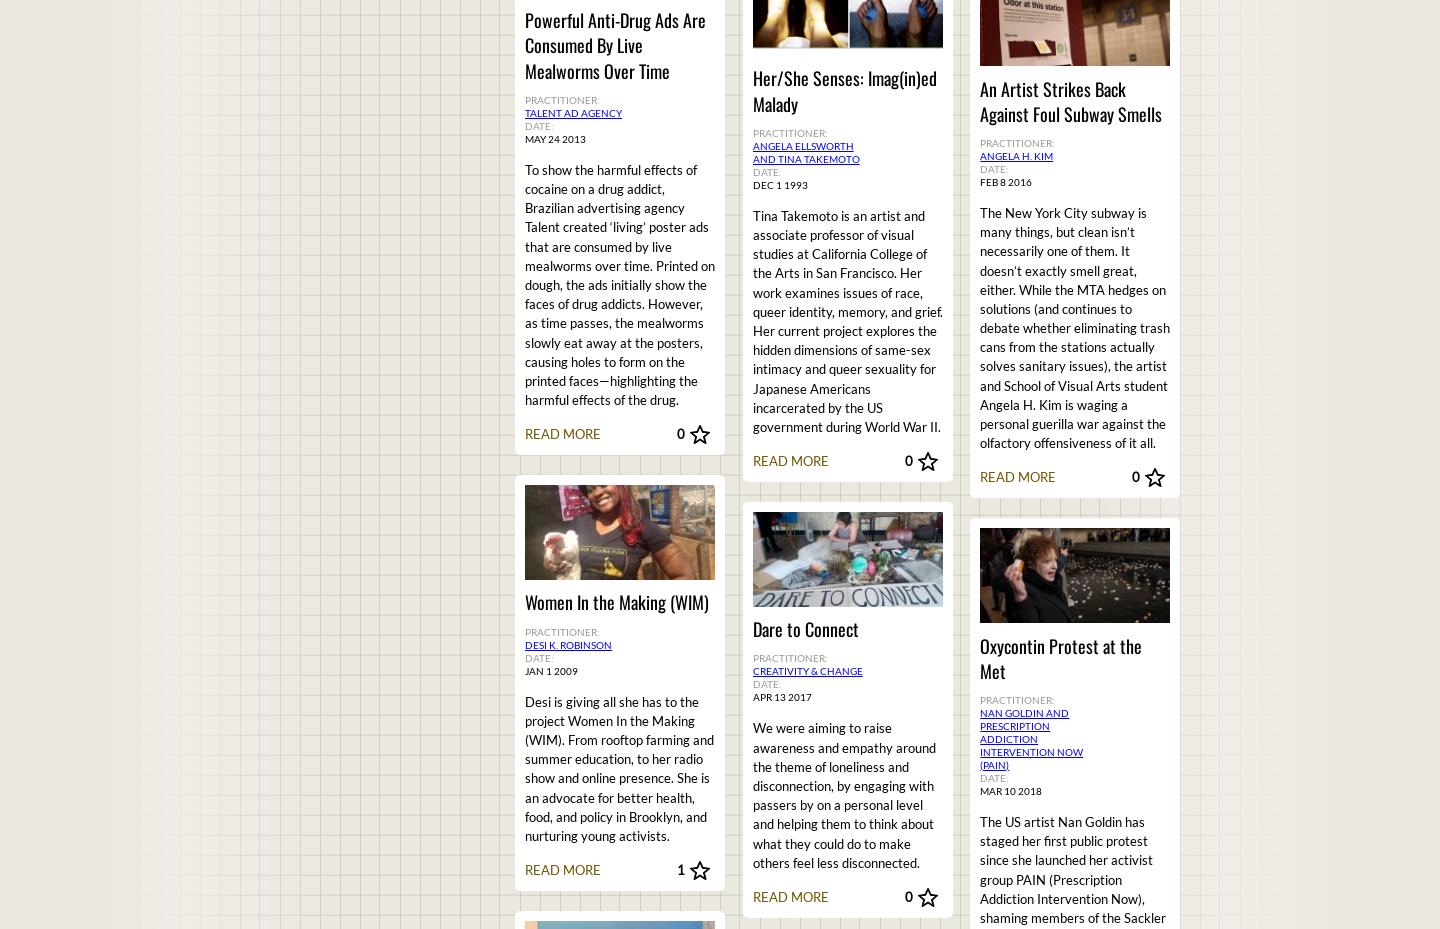 Image resolution: width=1440 pixels, height=929 pixels. I want to click on 'Angela H. Kim', so click(1015, 154).